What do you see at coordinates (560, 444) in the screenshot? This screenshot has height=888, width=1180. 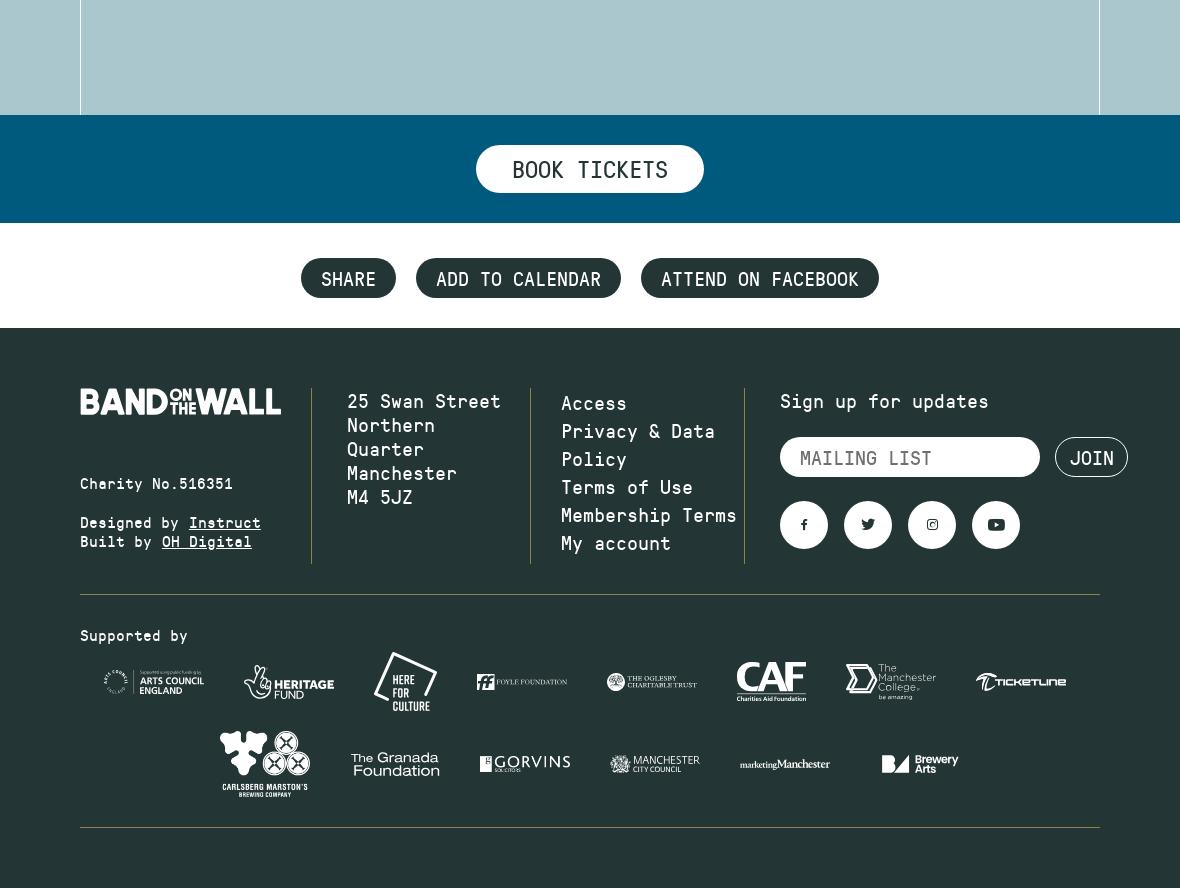 I see `'Privacy & Data Policy'` at bounding box center [560, 444].